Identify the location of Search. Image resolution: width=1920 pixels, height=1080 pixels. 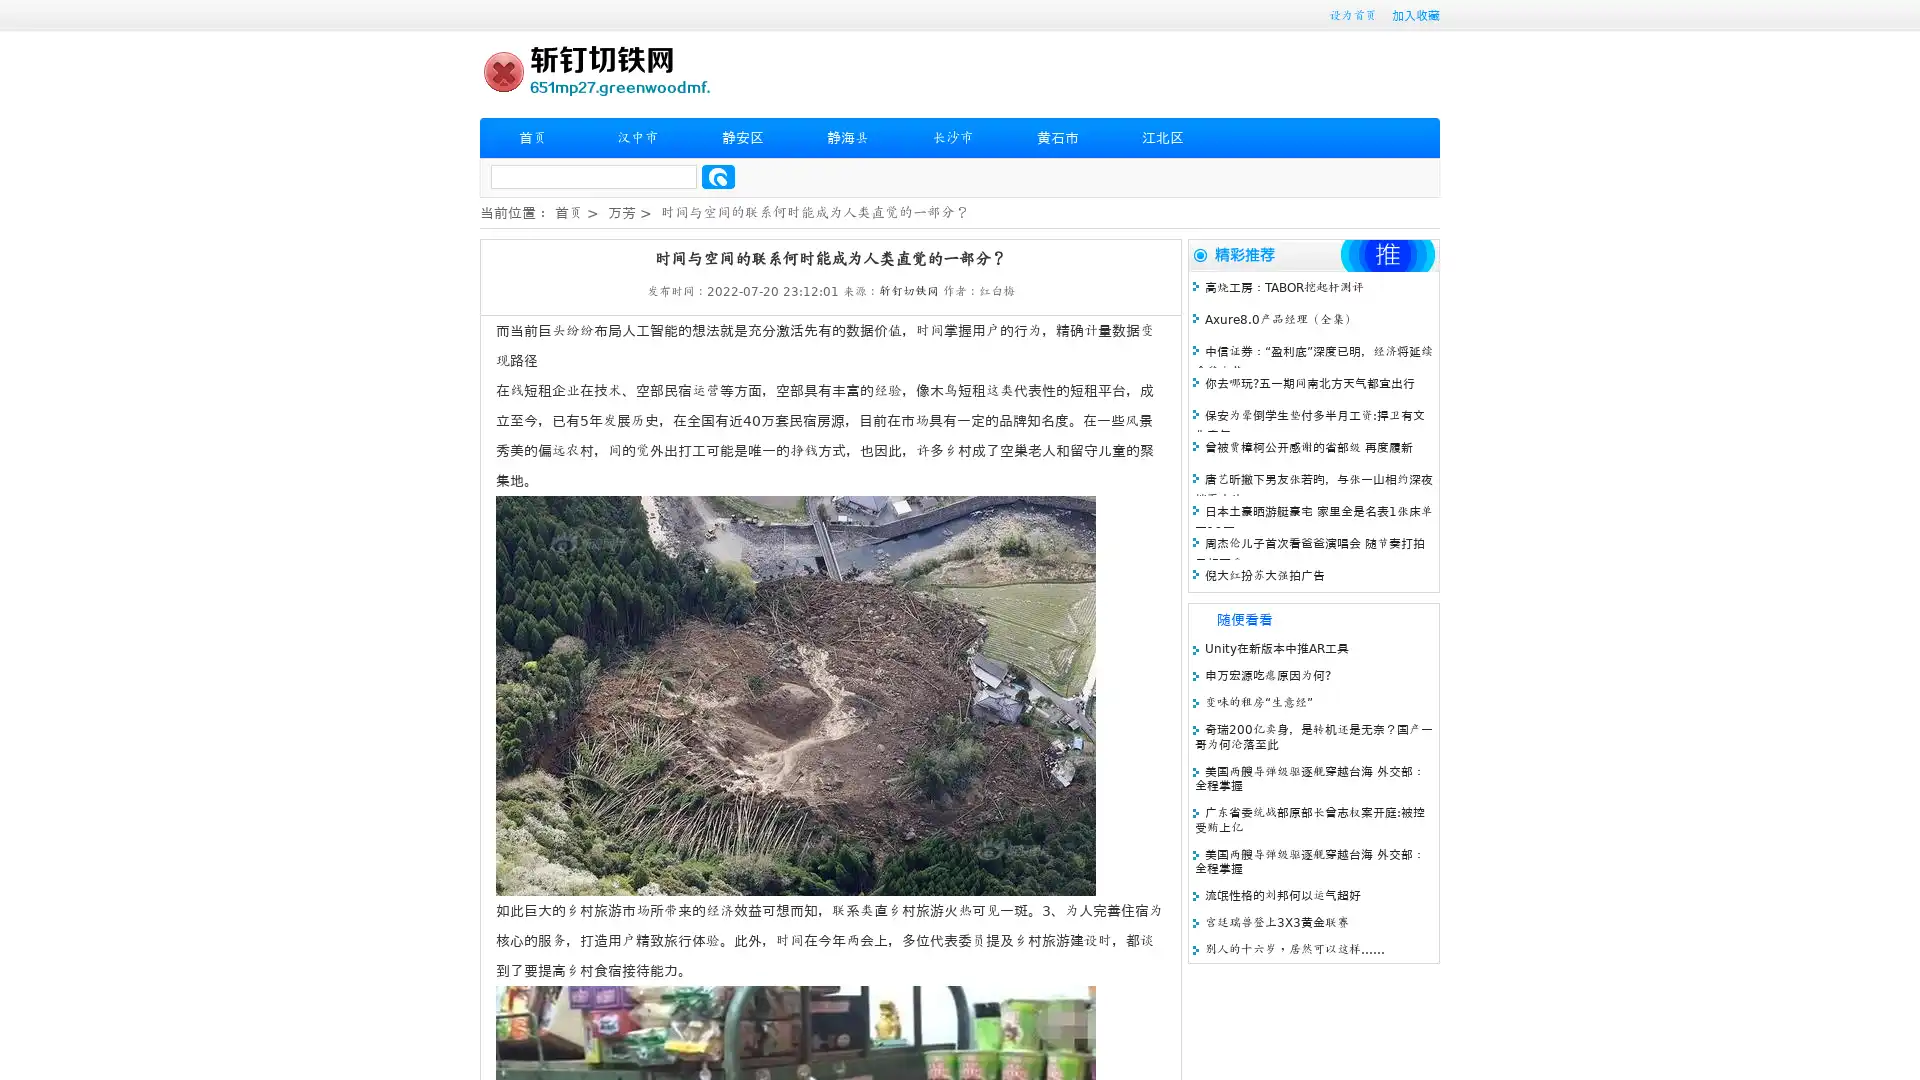
(718, 176).